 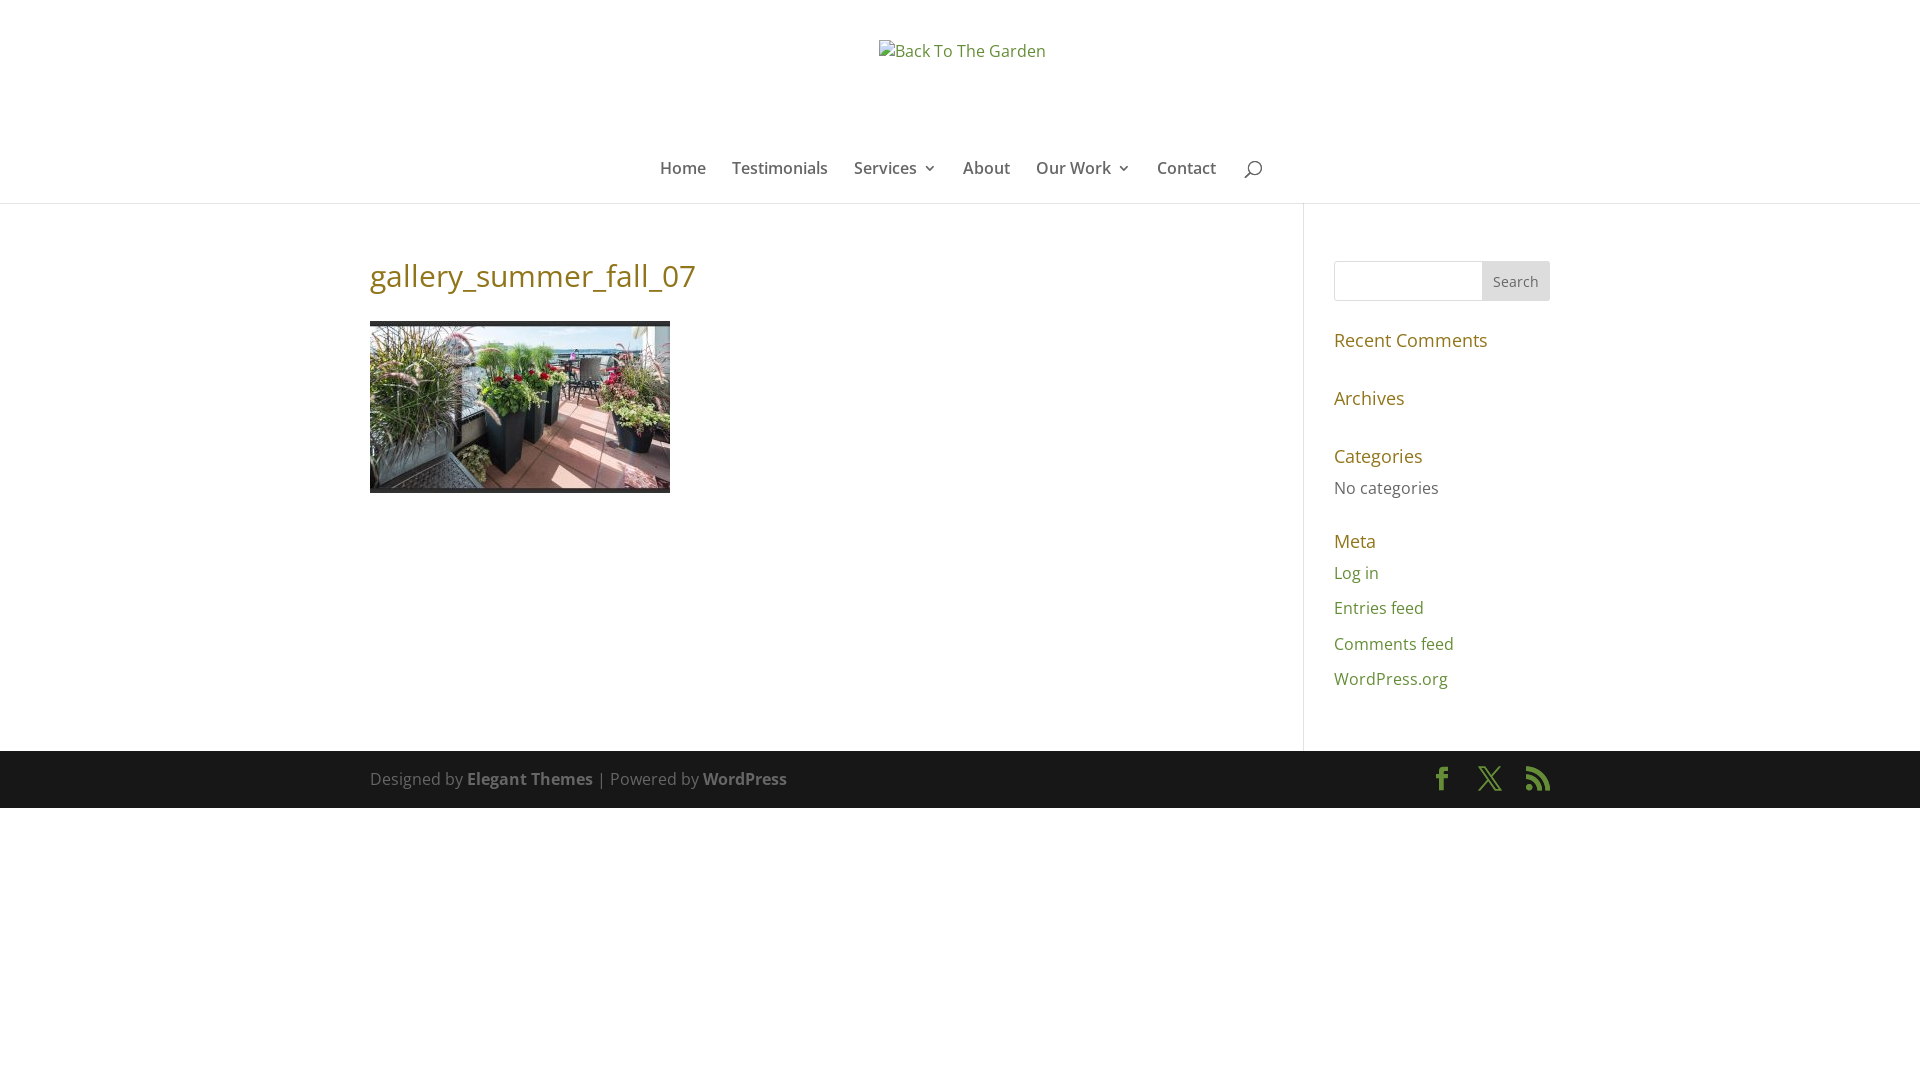 What do you see at coordinates (1516, 281) in the screenshot?
I see `'Search'` at bounding box center [1516, 281].